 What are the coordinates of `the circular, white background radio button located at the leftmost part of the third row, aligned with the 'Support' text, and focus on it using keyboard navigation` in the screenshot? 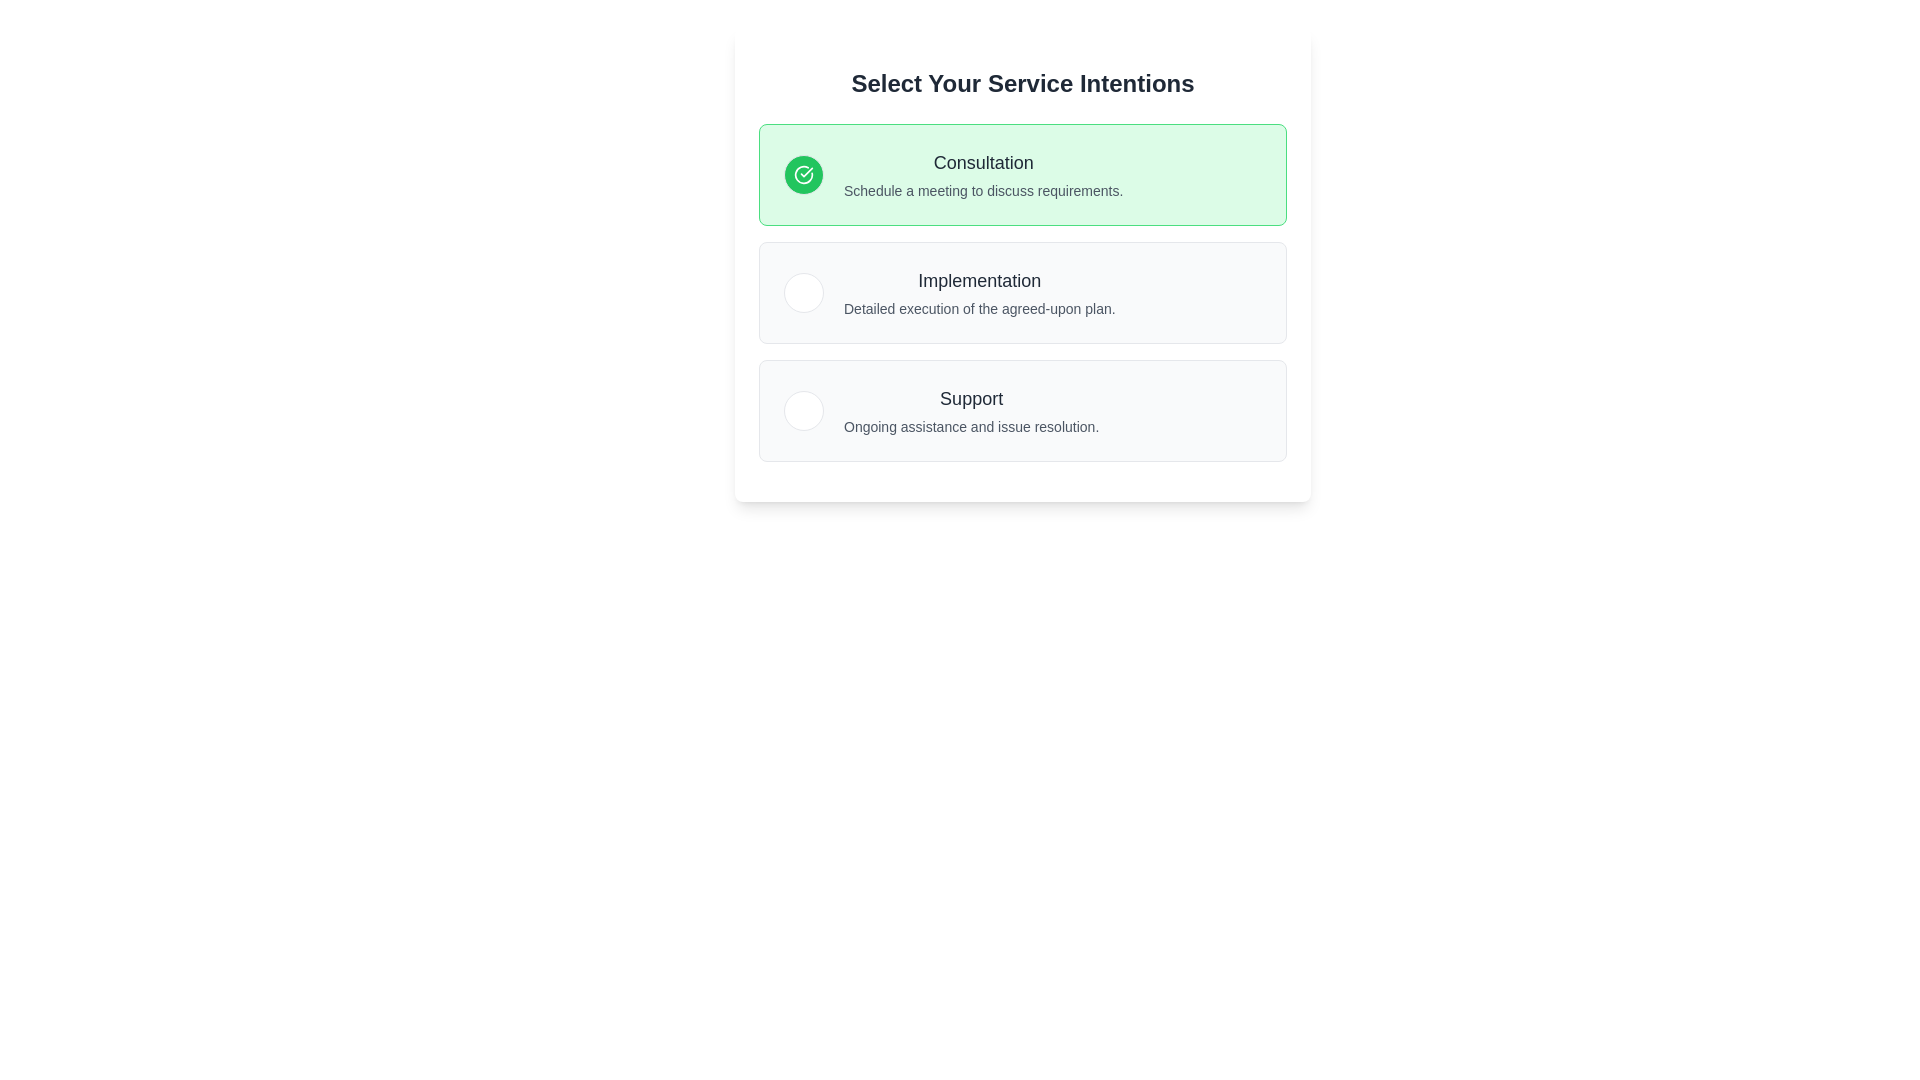 It's located at (804, 410).